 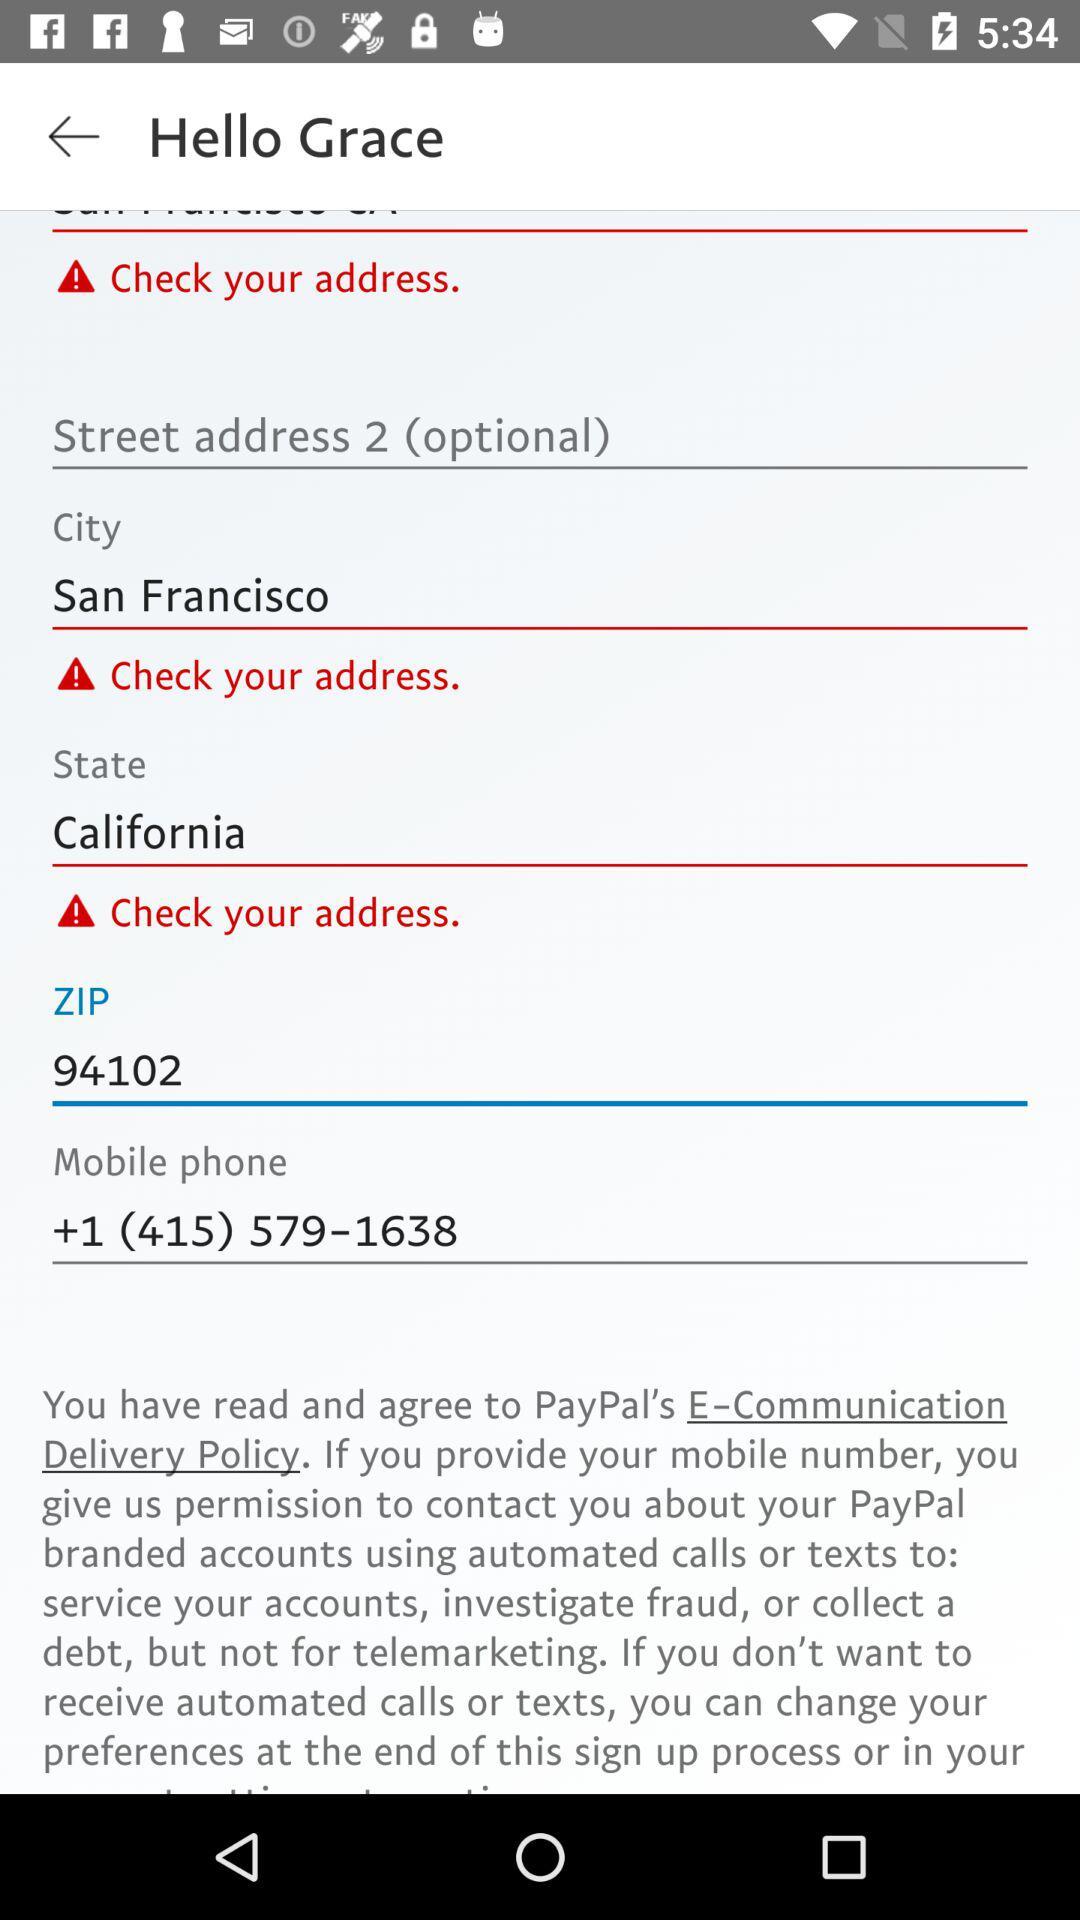 What do you see at coordinates (540, 433) in the screenshot?
I see `street address` at bounding box center [540, 433].